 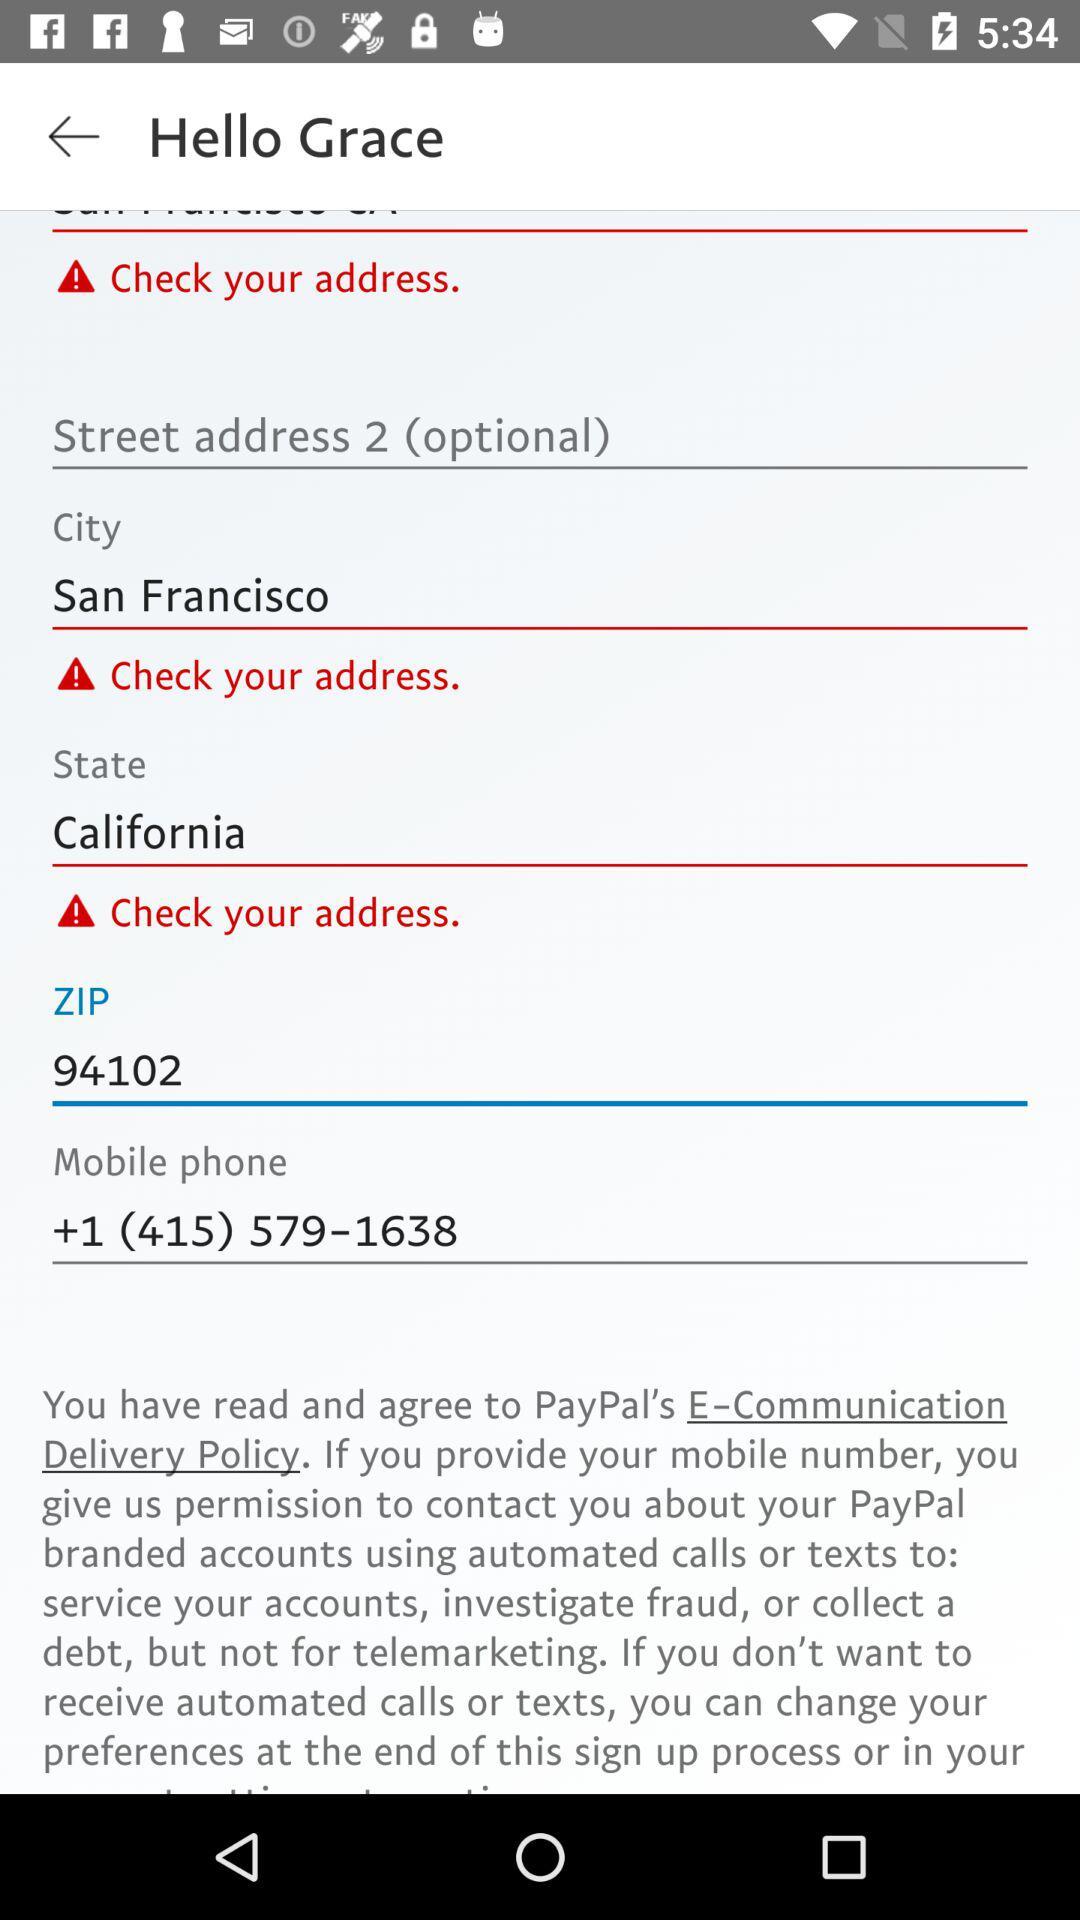 What do you see at coordinates (540, 433) in the screenshot?
I see `street address` at bounding box center [540, 433].